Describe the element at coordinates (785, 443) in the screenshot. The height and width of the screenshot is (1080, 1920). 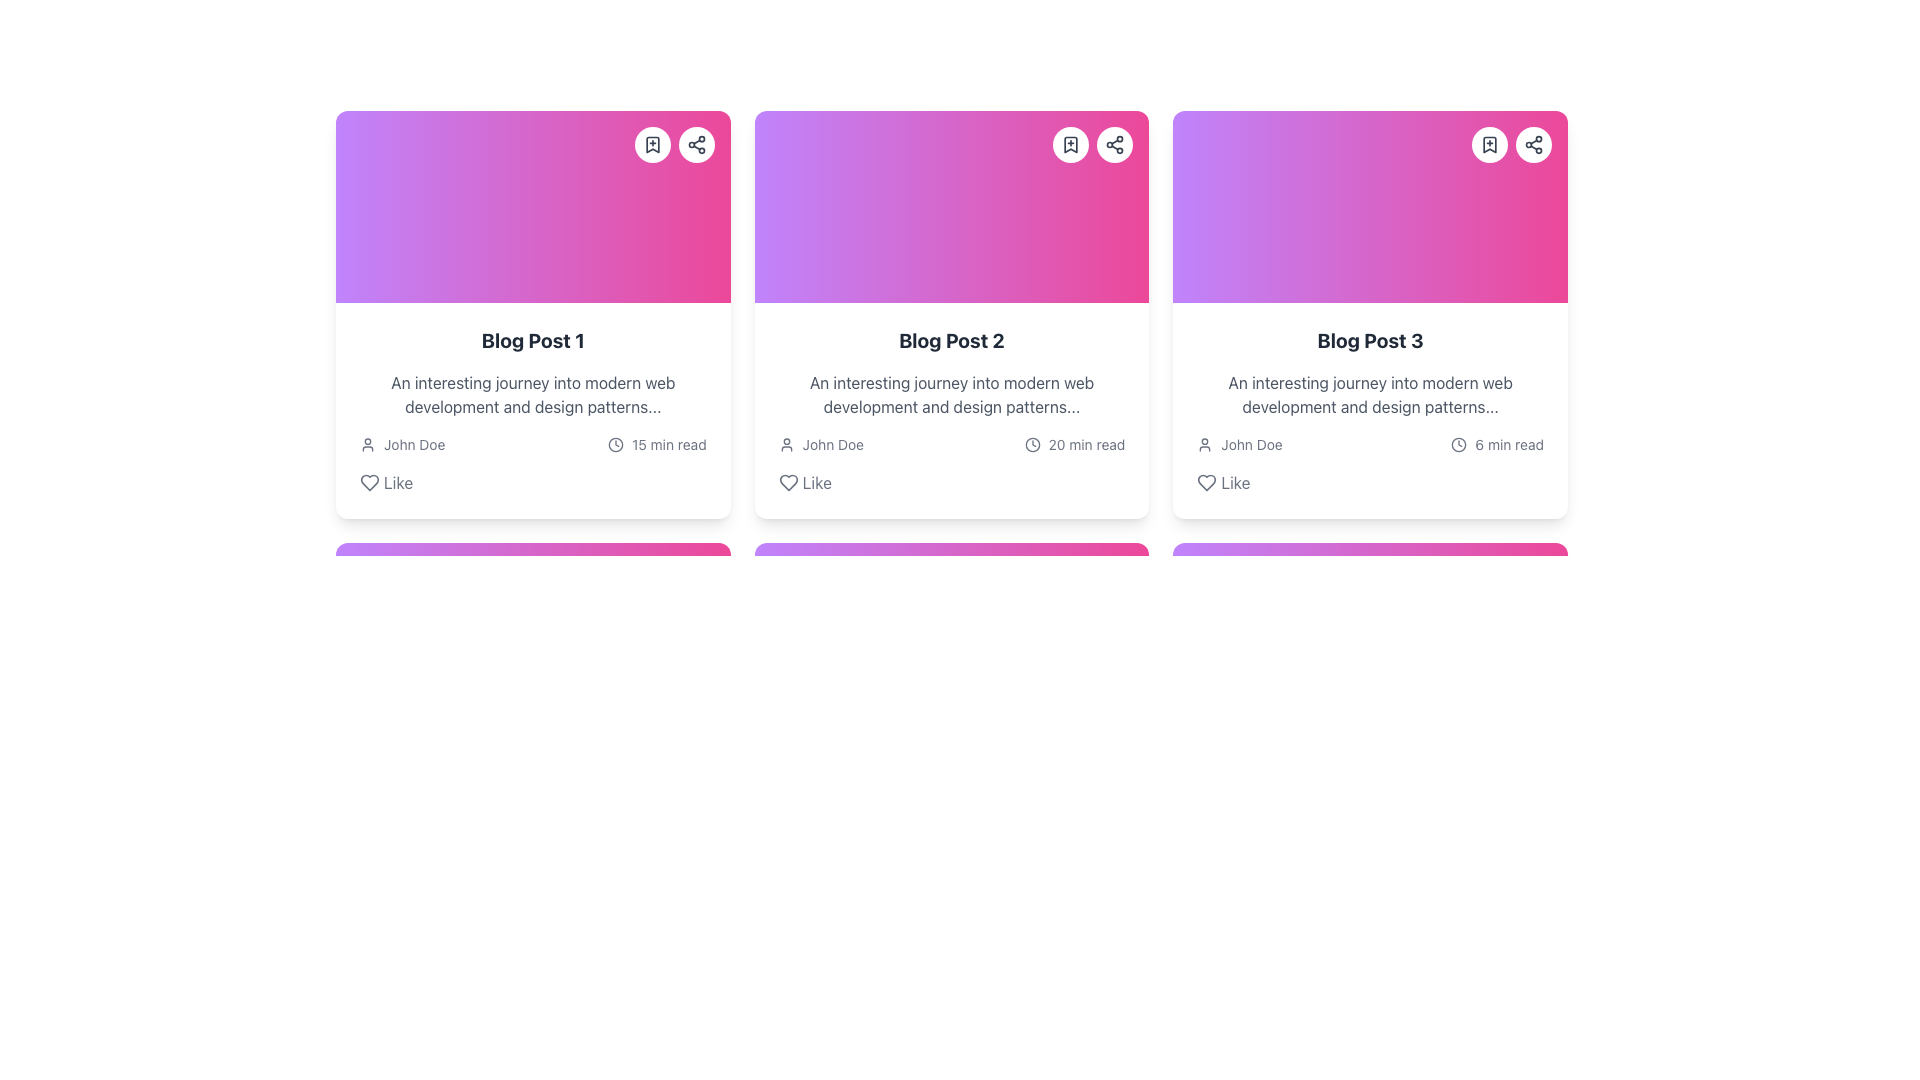
I see `the user profile avatar icon, which is a monochromatic SVG icon styled with a minimalist design, located left of the text 'John Doe' in the bottom section of the first card labeled 'Blog Post 1.'` at that location.